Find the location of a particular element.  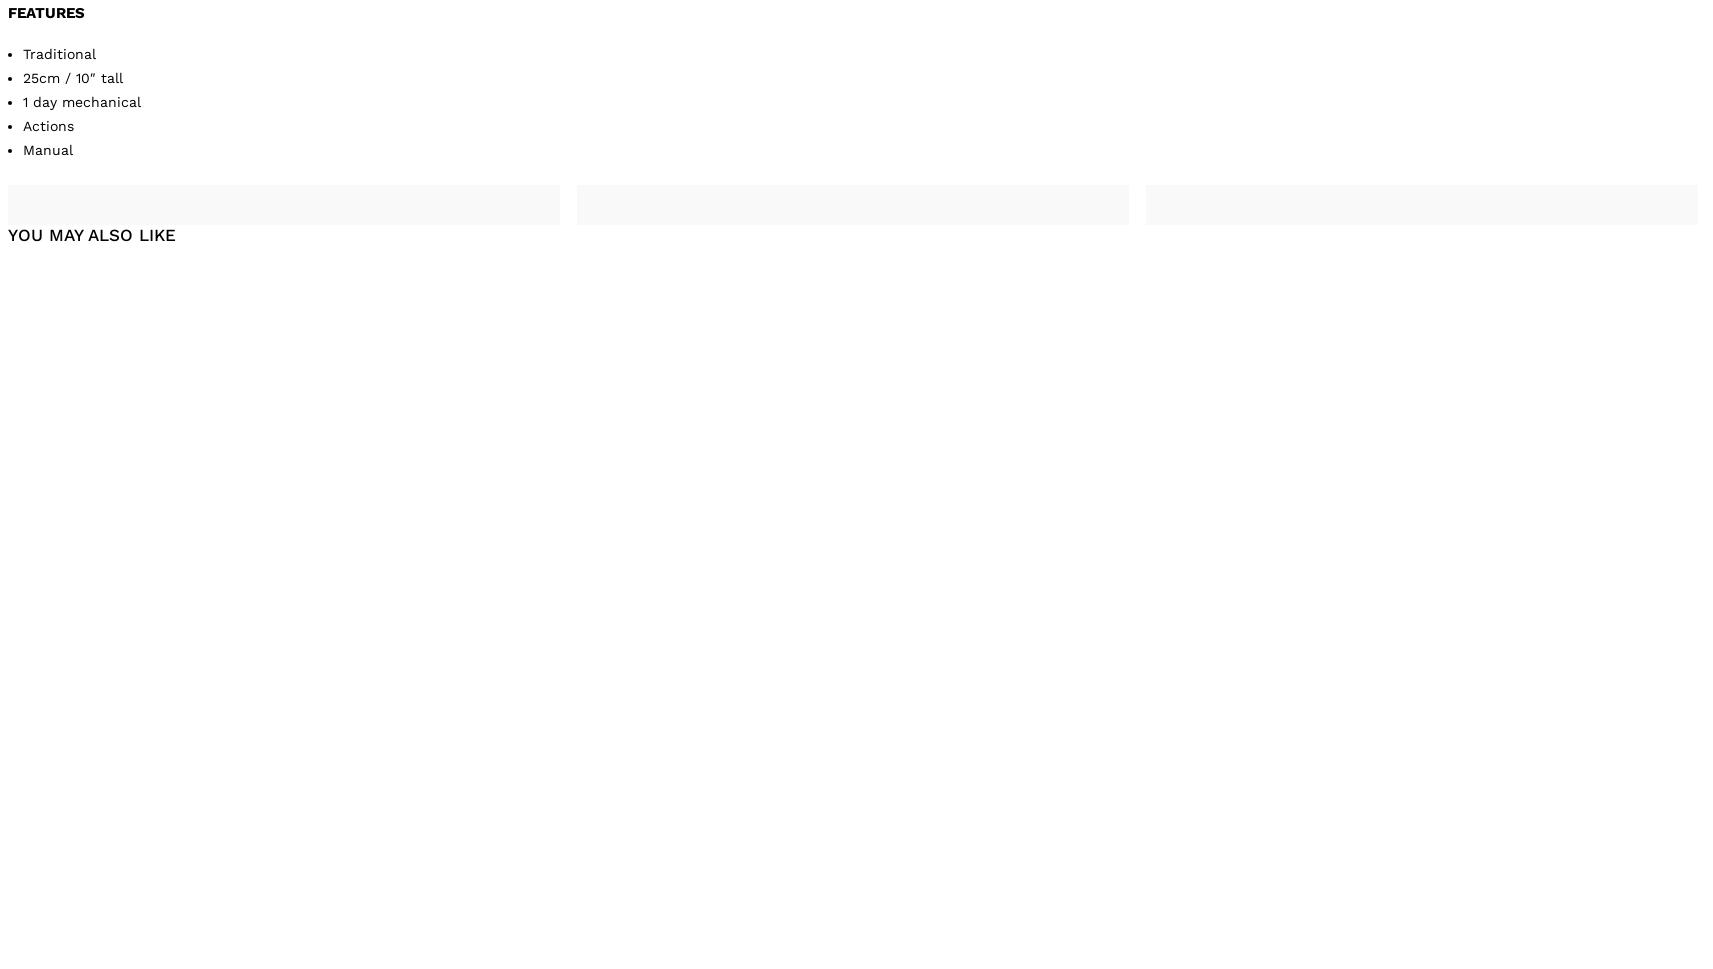

'£459.00' is located at coordinates (384, 823).